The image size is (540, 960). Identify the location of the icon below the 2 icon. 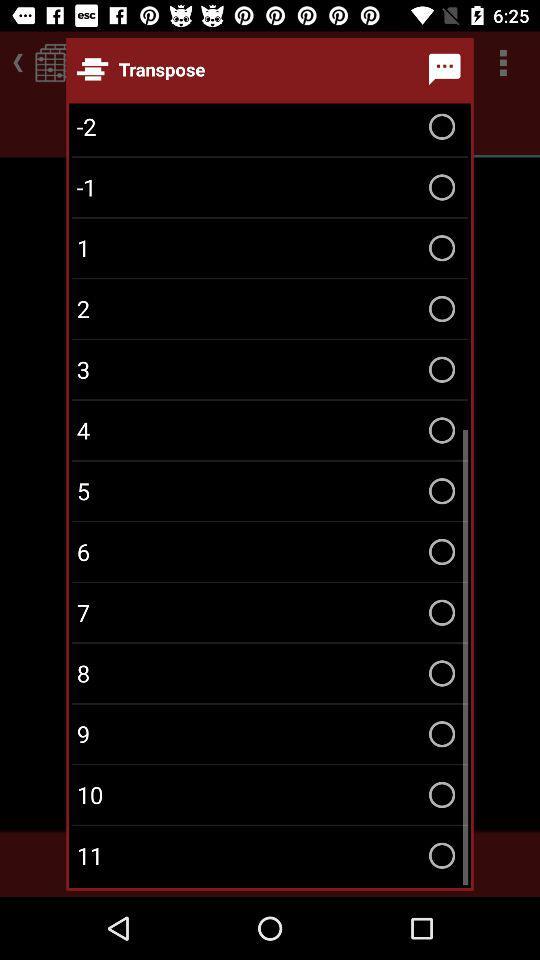
(270, 368).